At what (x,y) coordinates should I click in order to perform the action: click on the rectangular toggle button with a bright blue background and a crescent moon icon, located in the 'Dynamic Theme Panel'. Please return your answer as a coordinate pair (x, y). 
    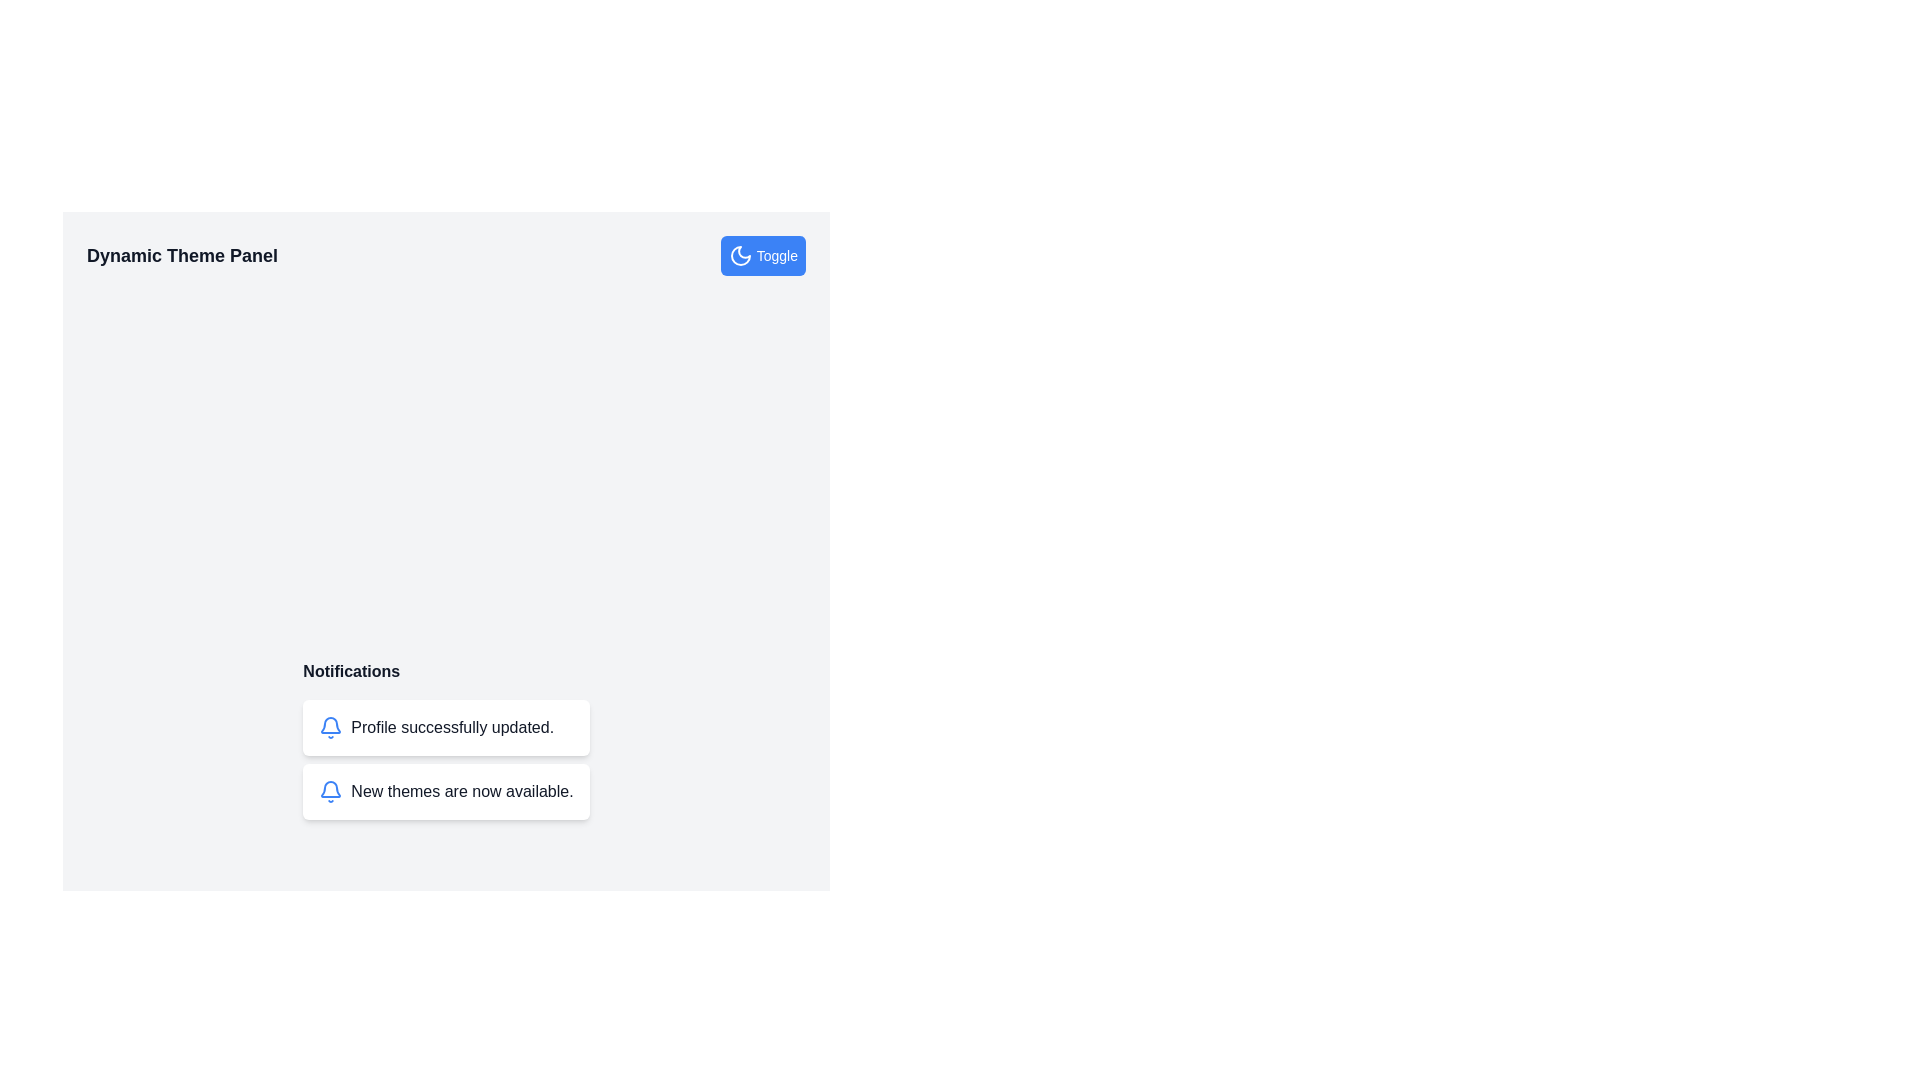
    Looking at the image, I should click on (762, 254).